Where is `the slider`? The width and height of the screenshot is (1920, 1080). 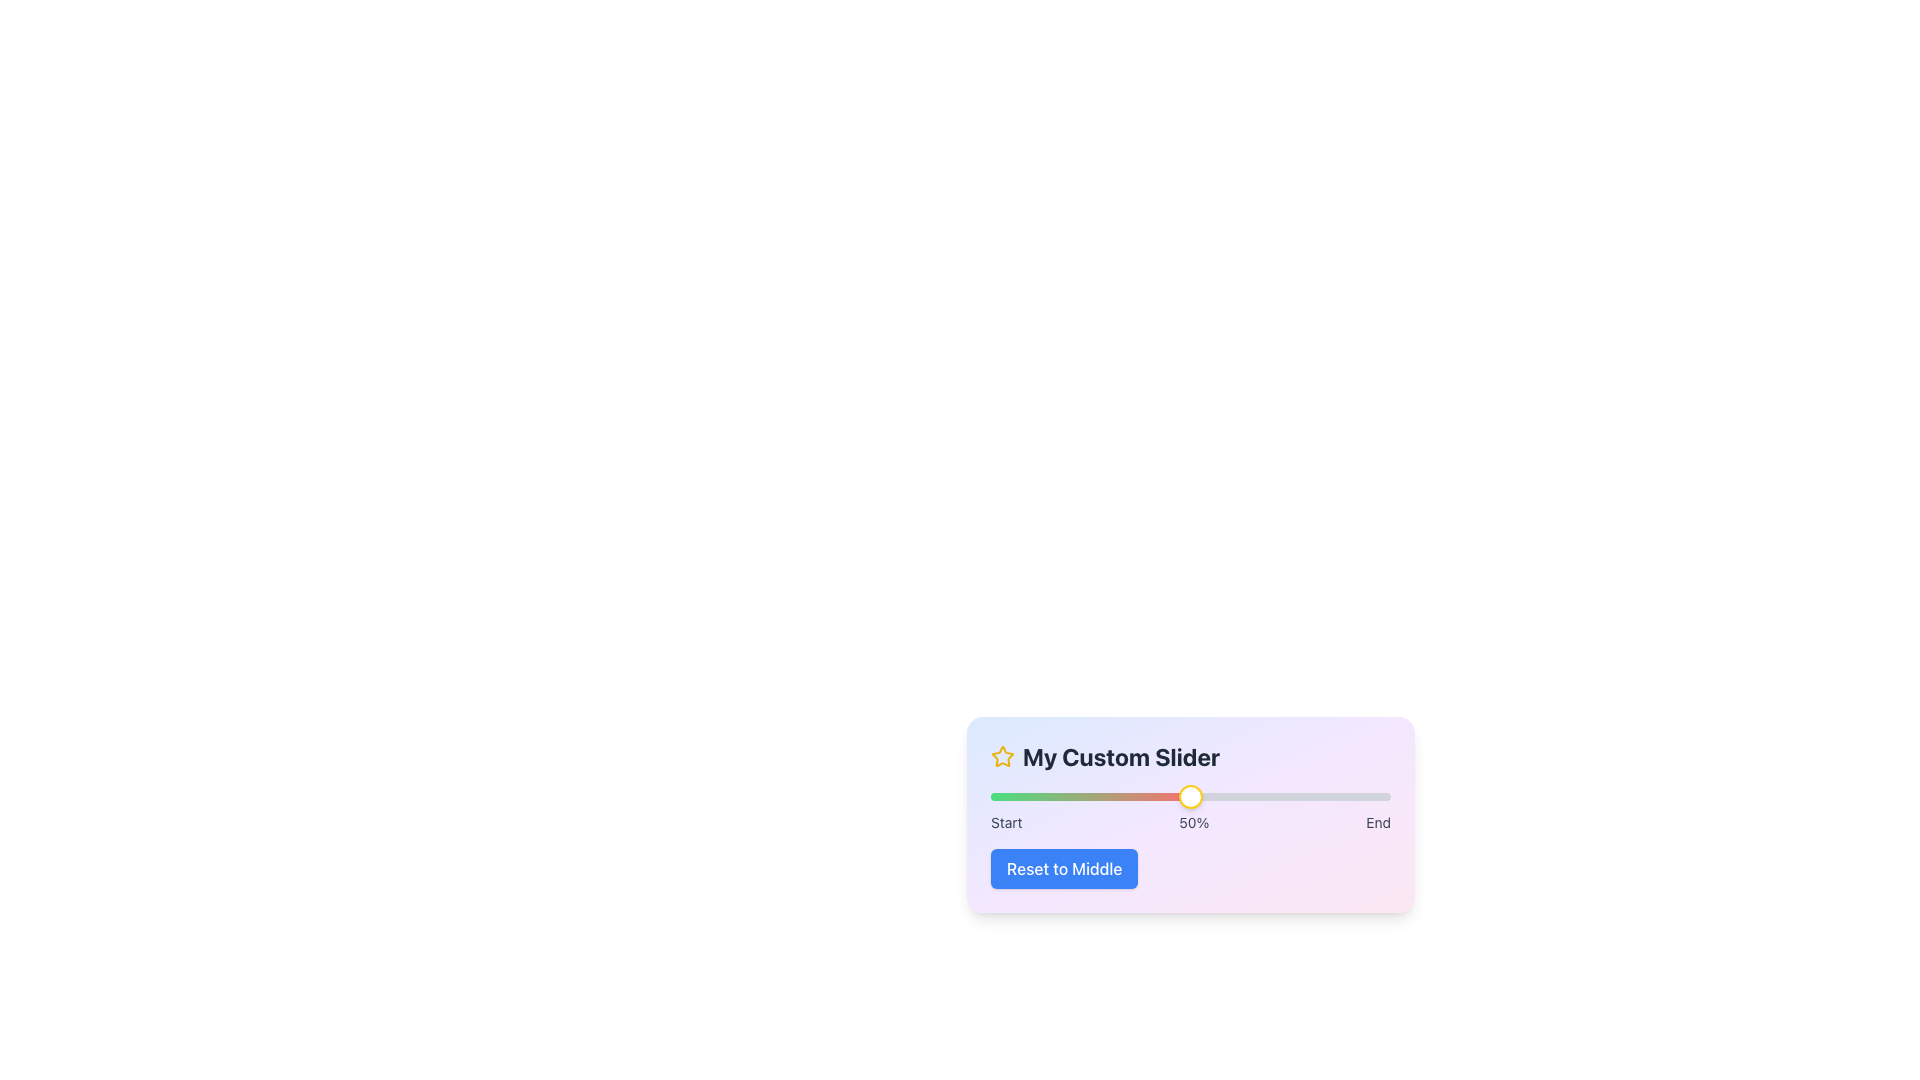 the slider is located at coordinates (1149, 796).